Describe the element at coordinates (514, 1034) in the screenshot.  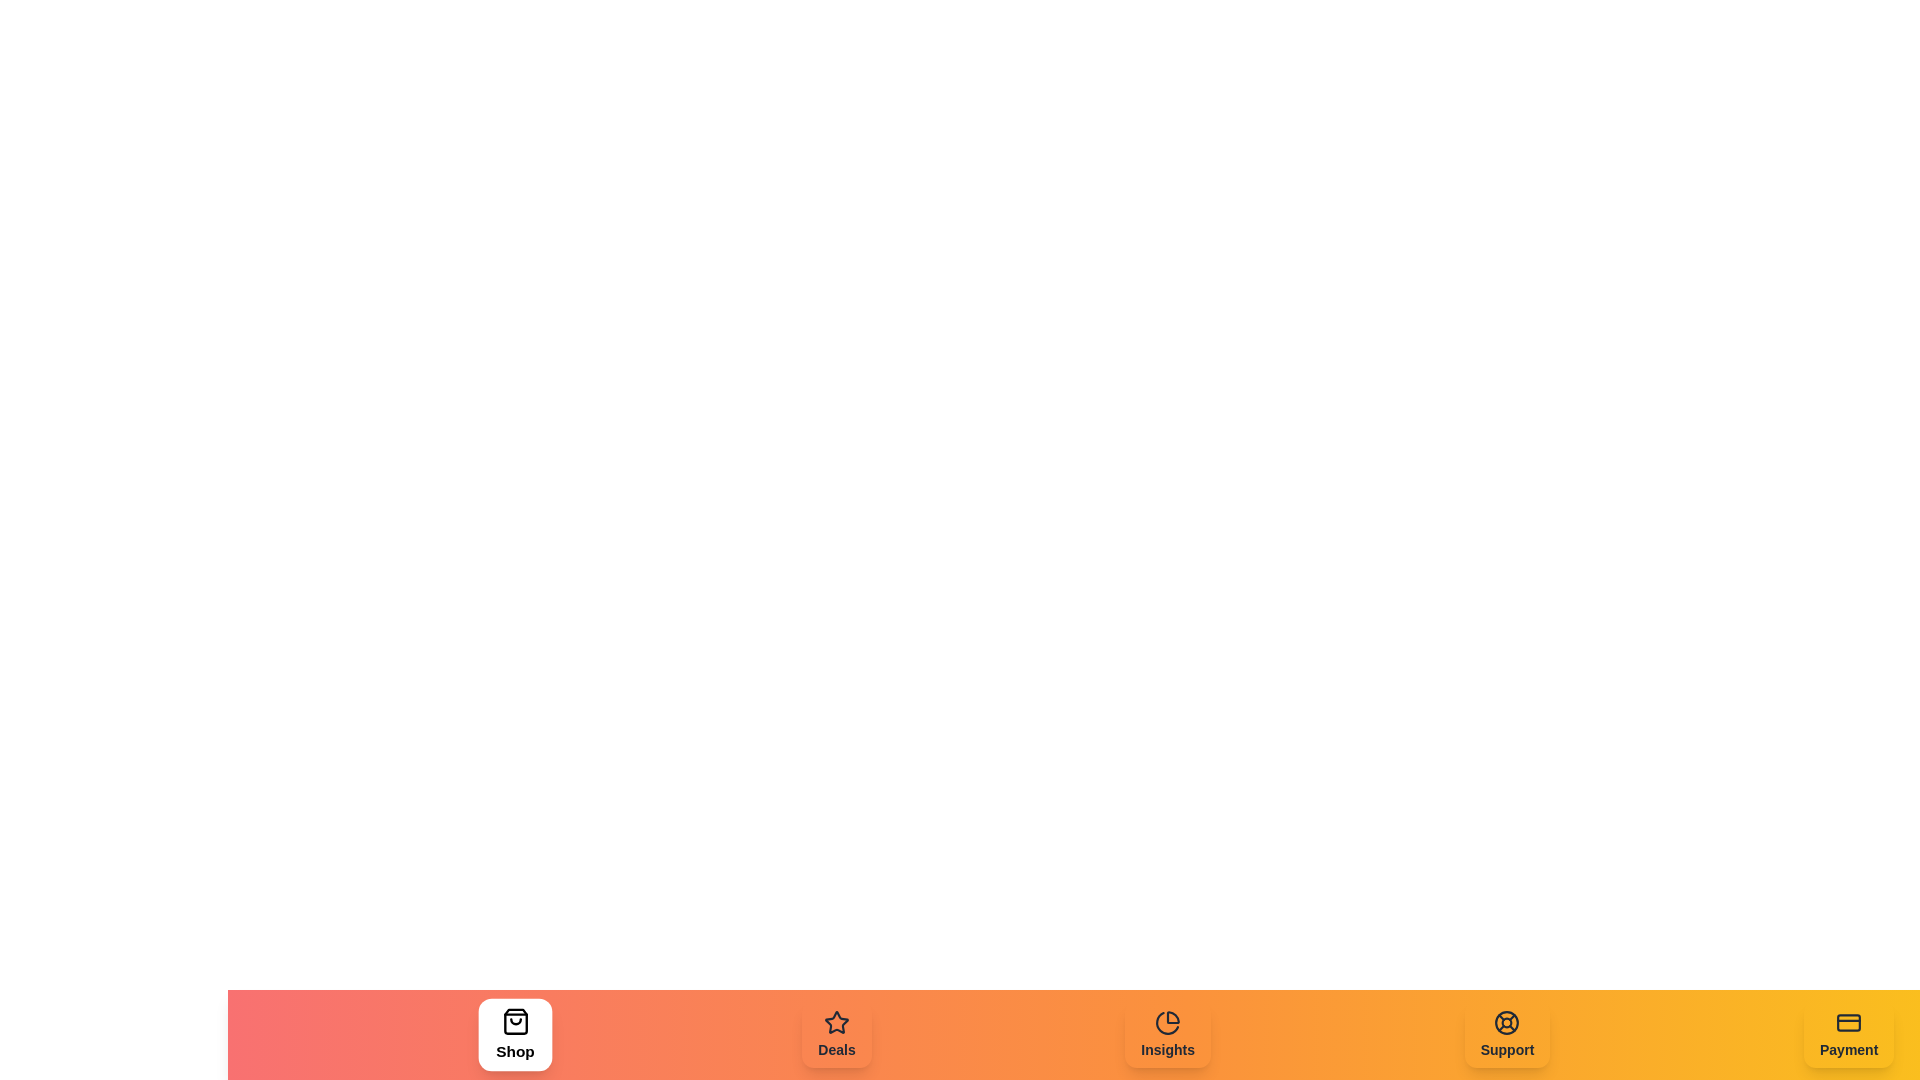
I see `the Shop element in the navigation bar` at that location.